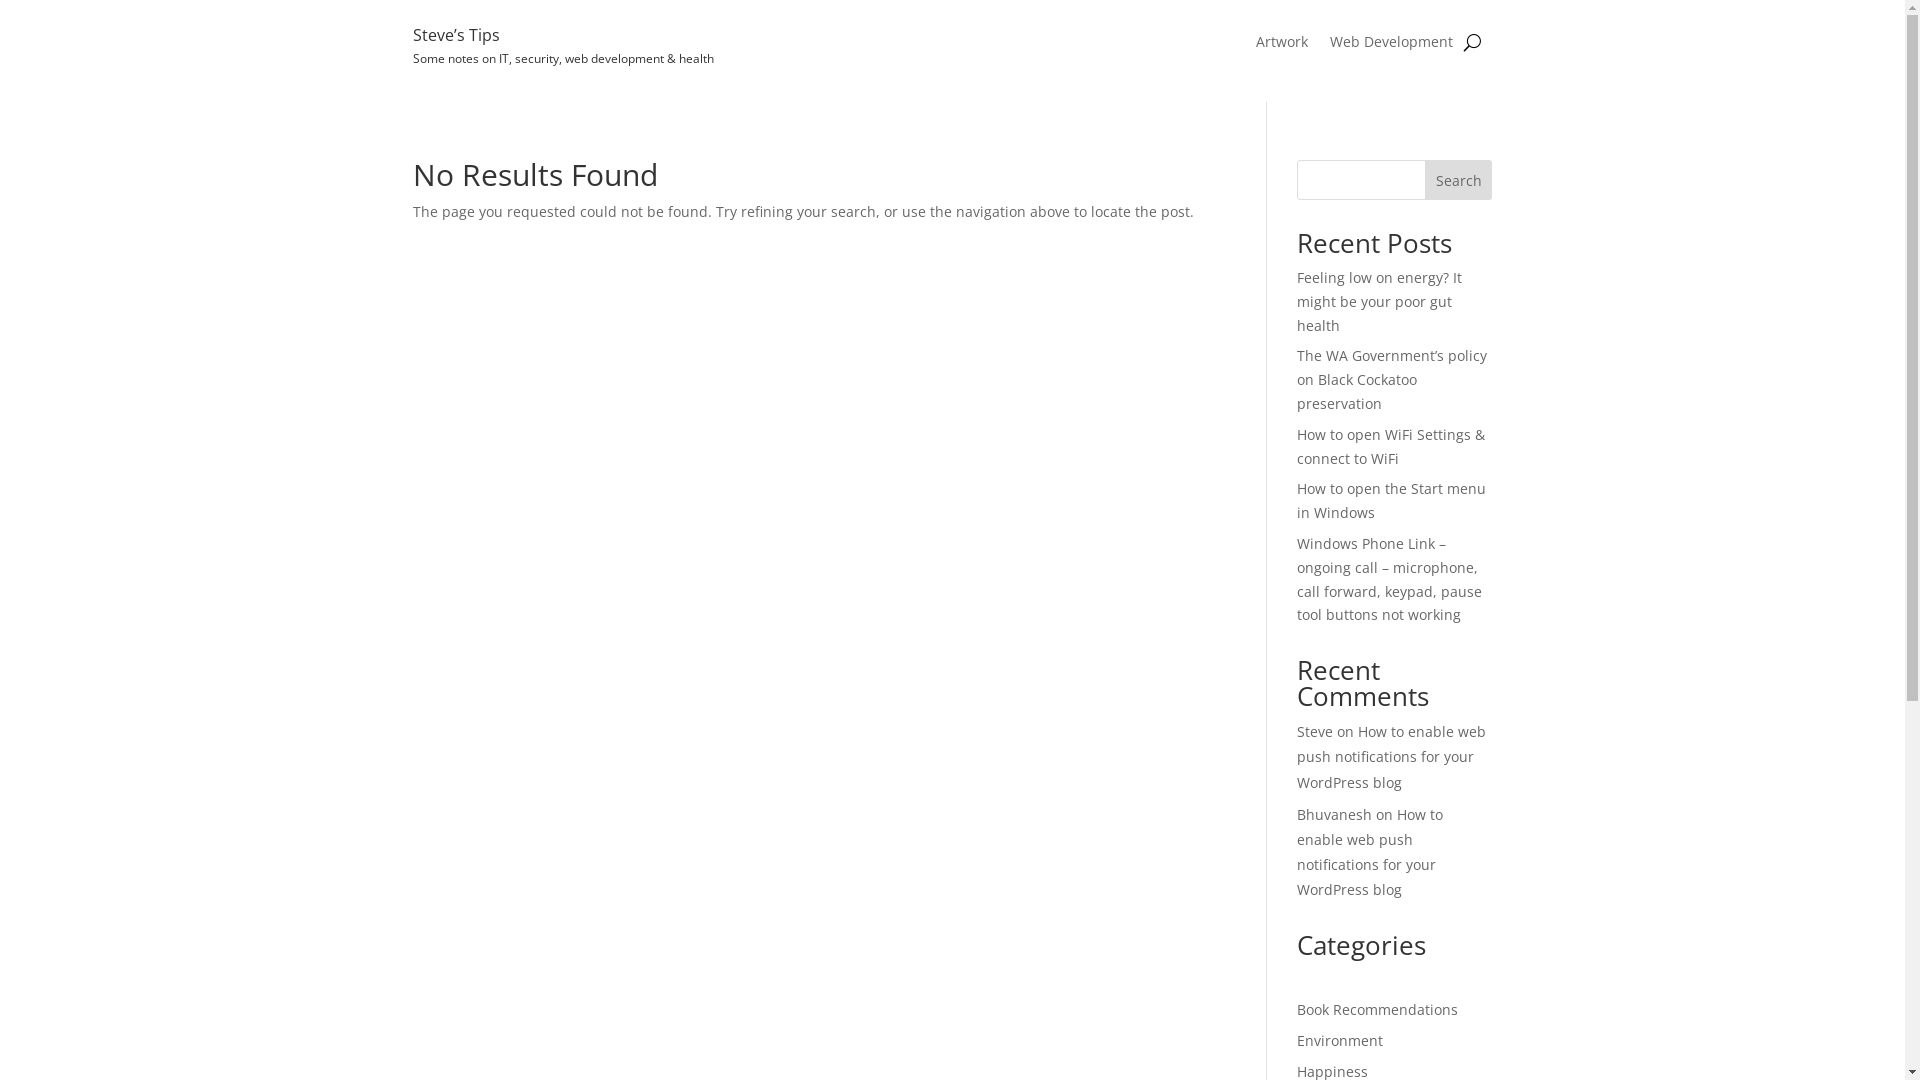 Image resolution: width=1920 pixels, height=1080 pixels. Describe the element at coordinates (1459, 180) in the screenshot. I see `'Search'` at that location.